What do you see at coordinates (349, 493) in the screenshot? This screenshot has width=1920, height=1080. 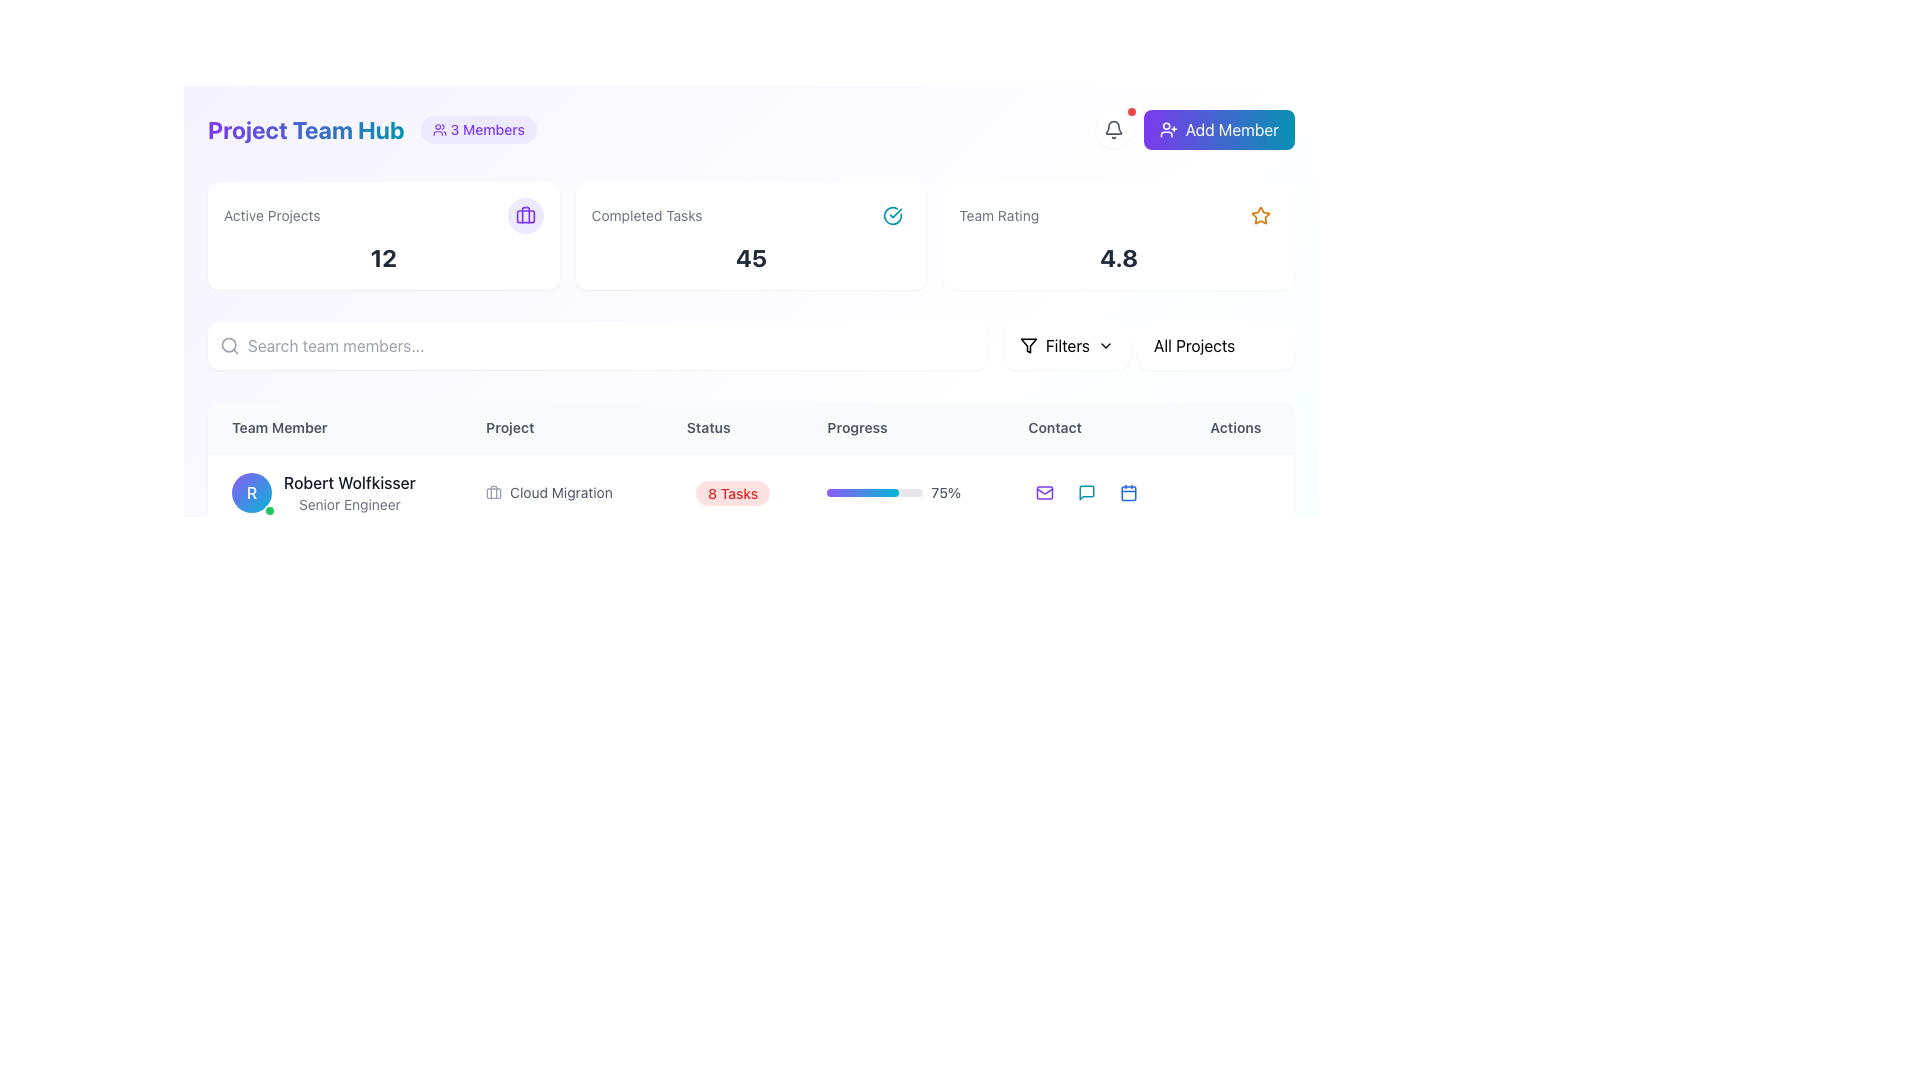 I see `the text block displaying 'Robert Wolfkisser' and 'Senior Engineer', which is center-aligned and located next to a circular avatar in the 'Team Member' column` at bounding box center [349, 493].